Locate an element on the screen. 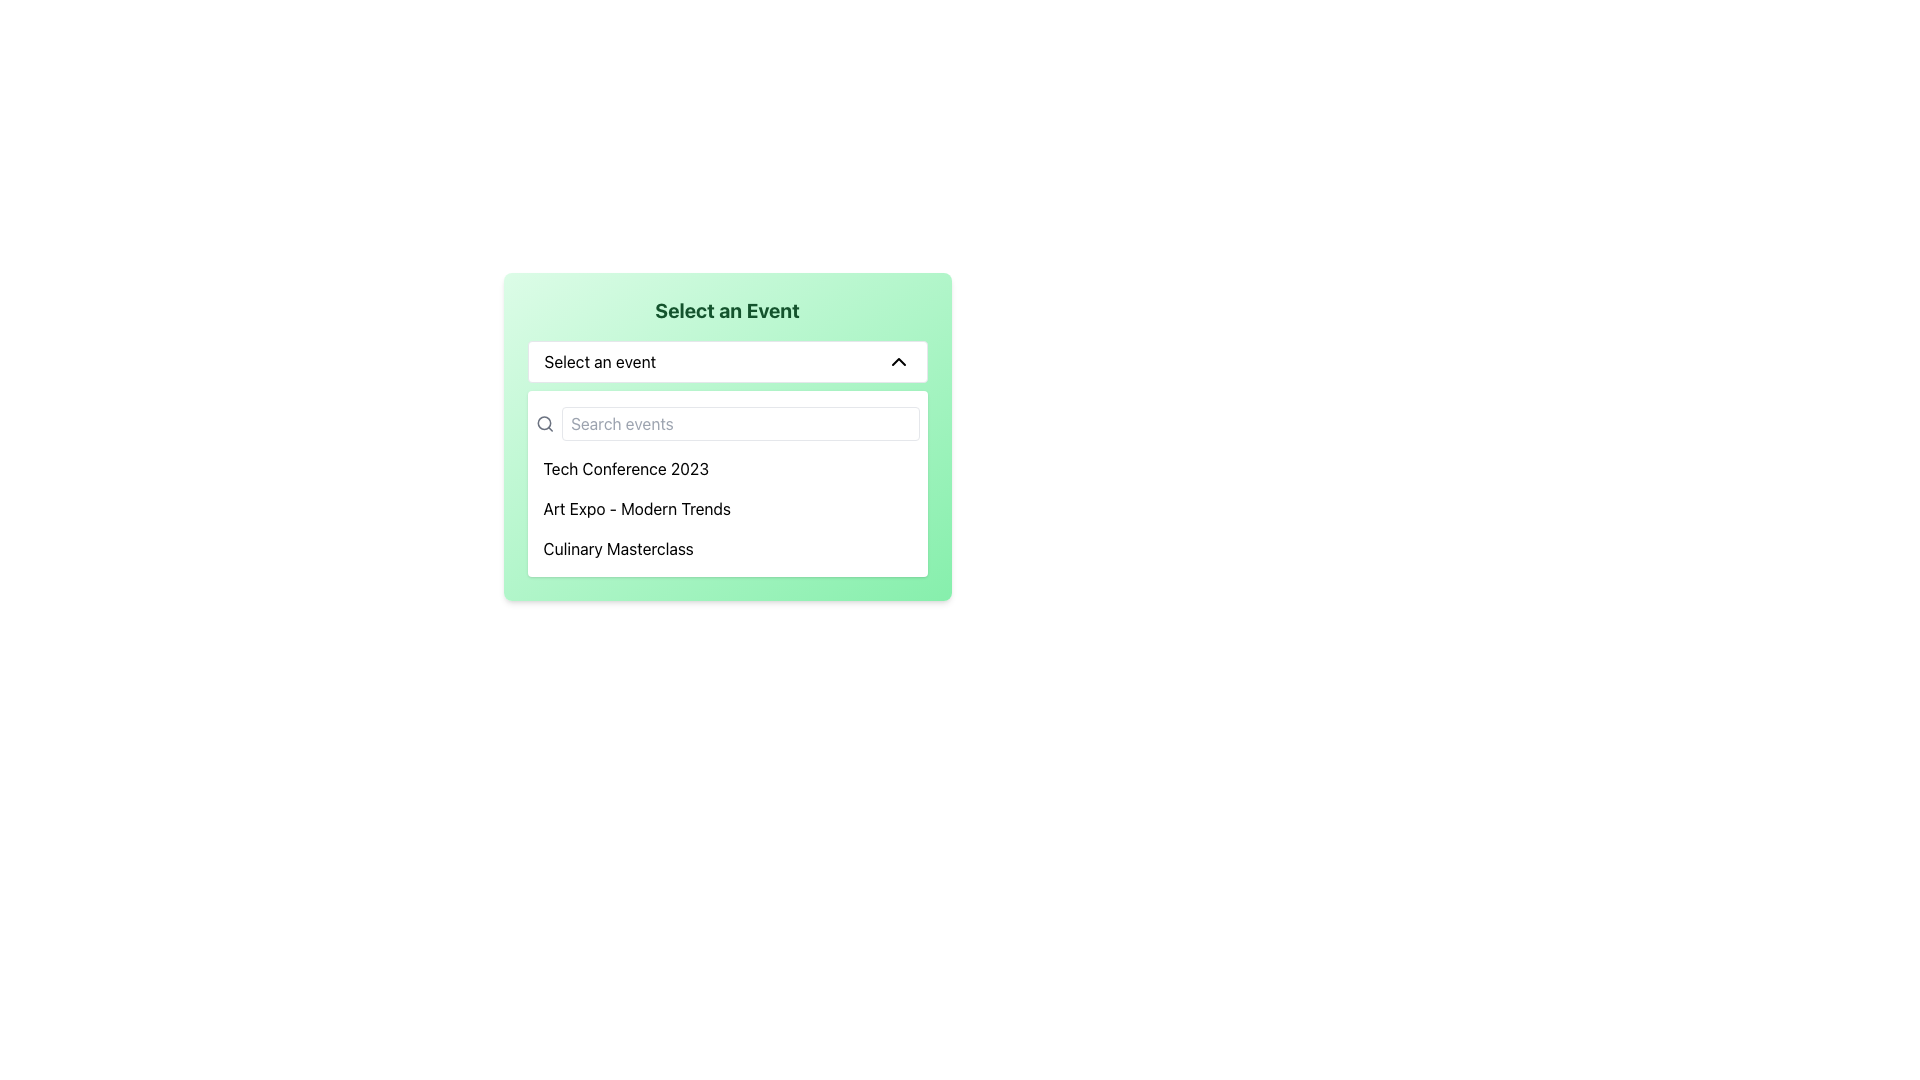  the second item in the dropdown list, which represents an event selection for 'What this Text item' that follows 'Tech Conference 2023' and precedes 'Culinary Masterclass' is located at coordinates (636, 508).